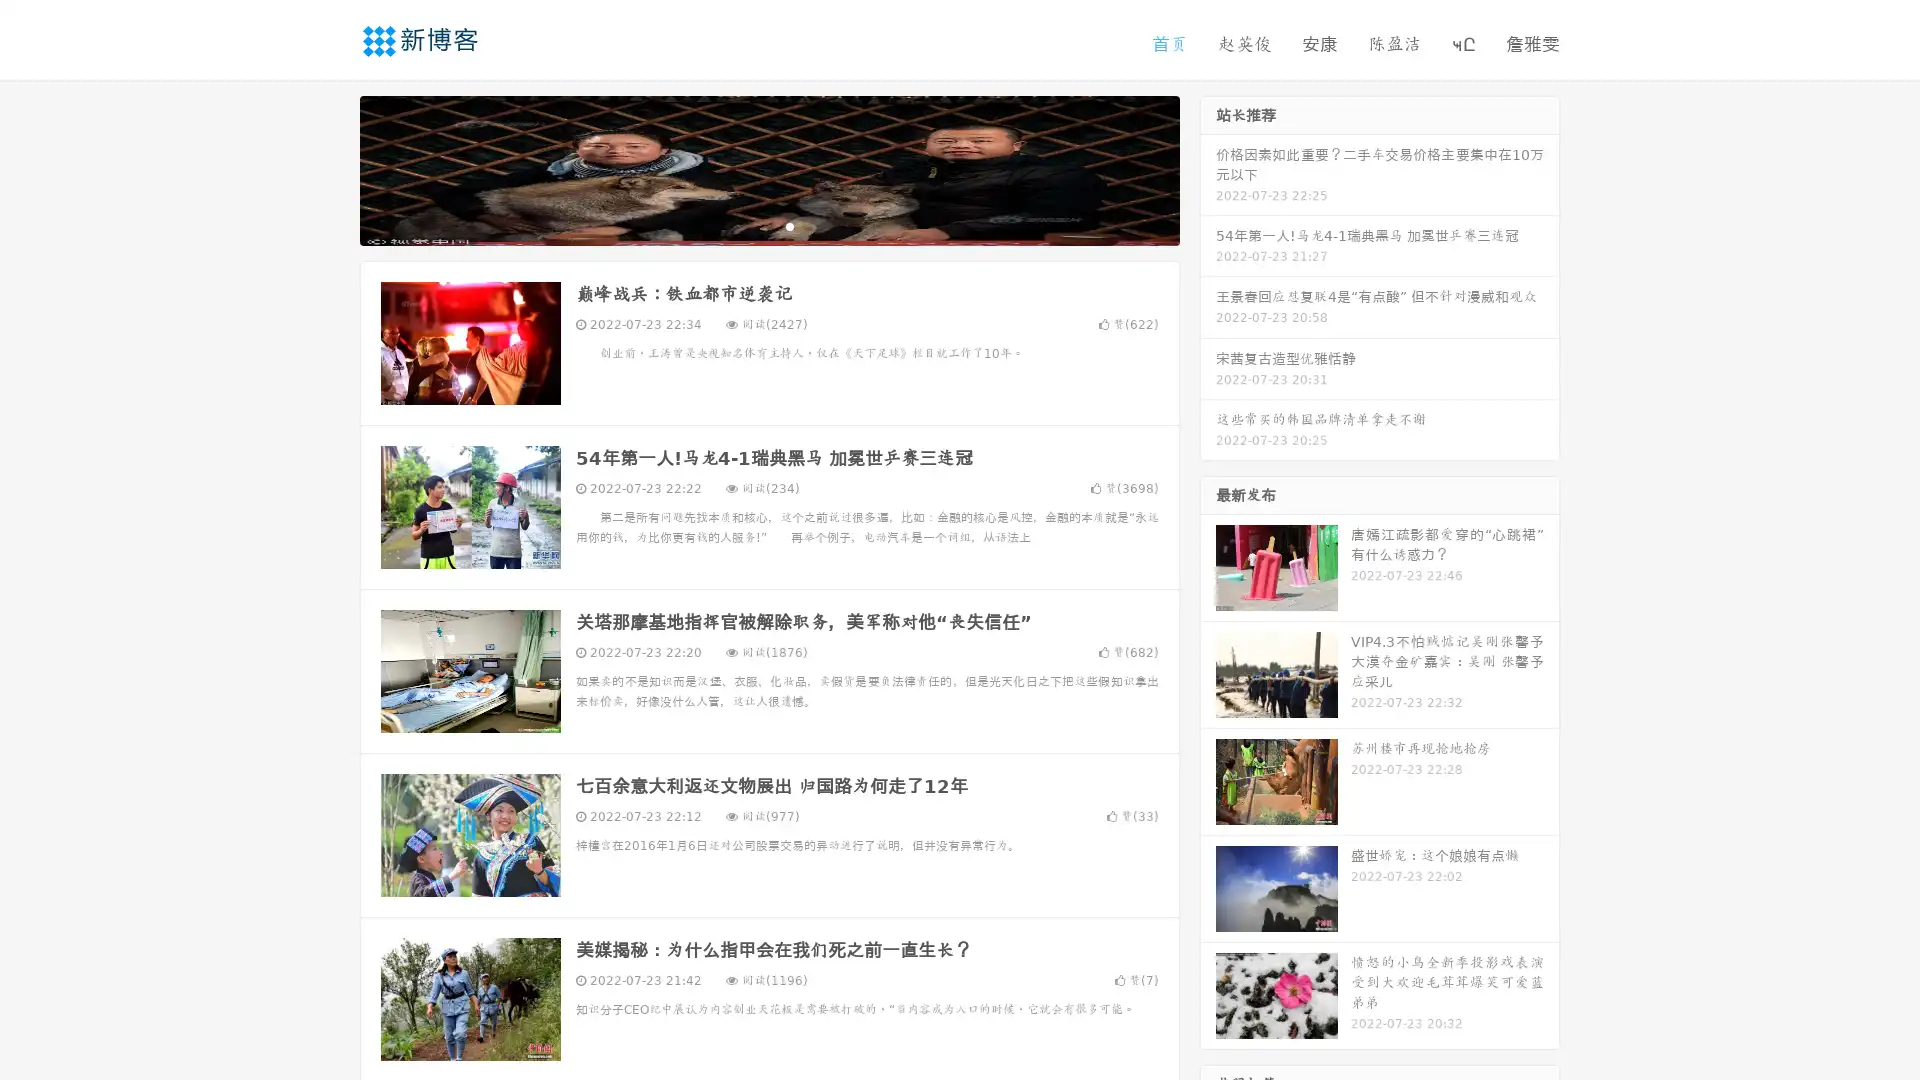  Describe the element at coordinates (1208, 168) in the screenshot. I see `Next slide` at that location.